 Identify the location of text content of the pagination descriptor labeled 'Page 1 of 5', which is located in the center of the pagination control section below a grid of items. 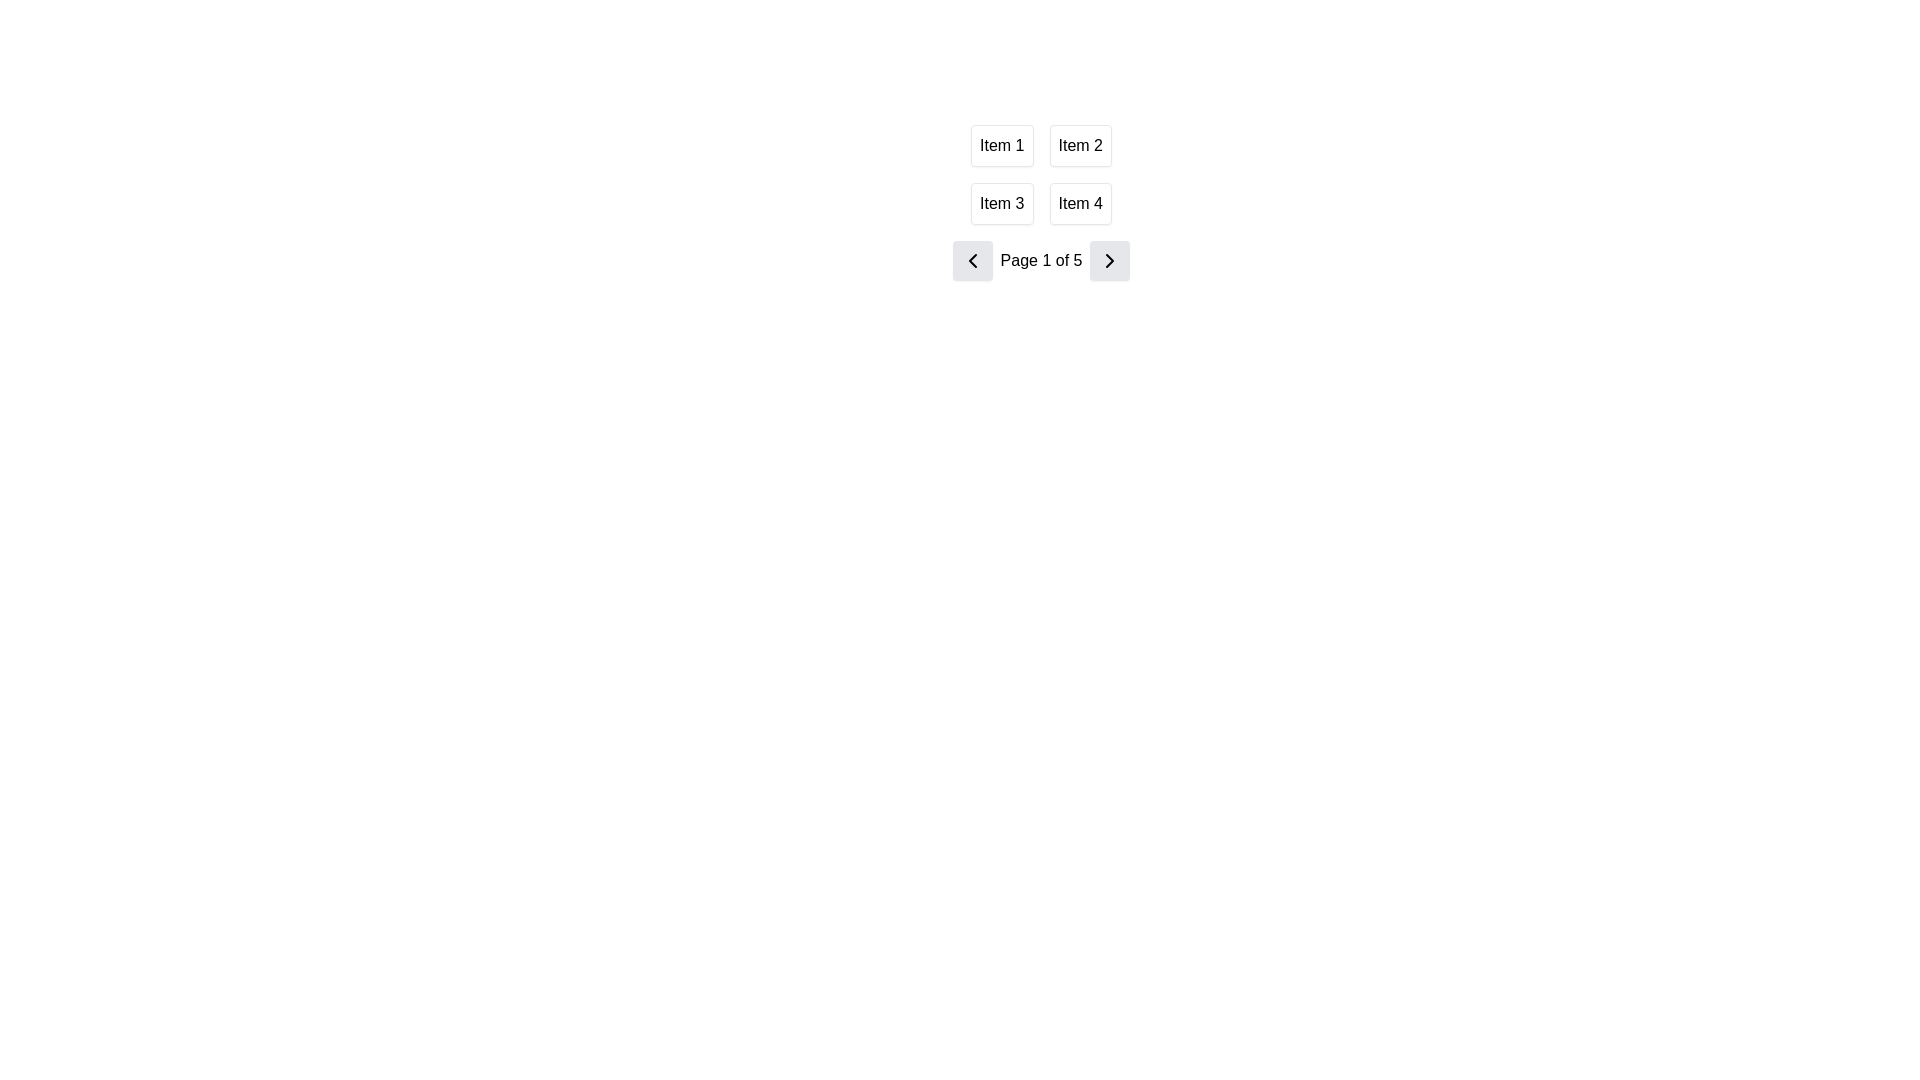
(1040, 260).